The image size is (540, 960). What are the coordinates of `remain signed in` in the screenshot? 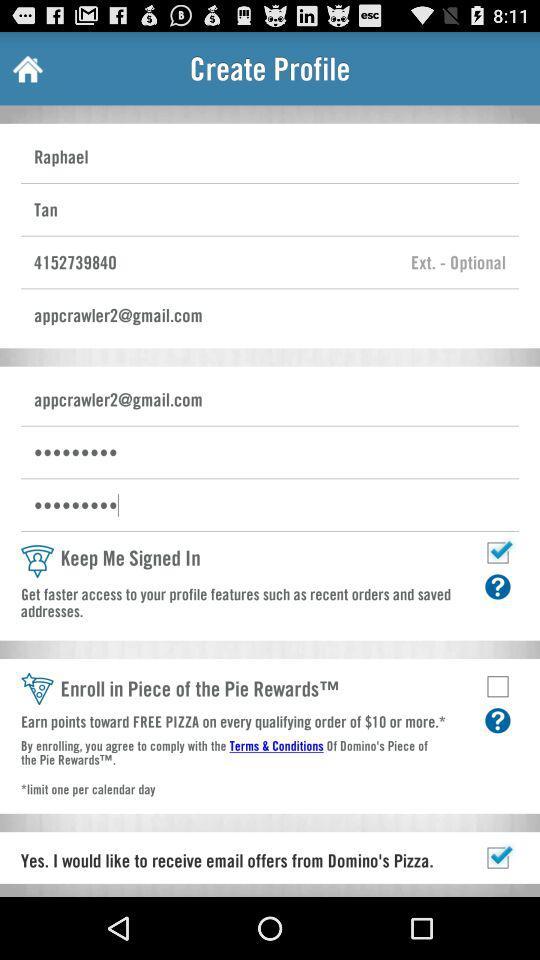 It's located at (496, 552).